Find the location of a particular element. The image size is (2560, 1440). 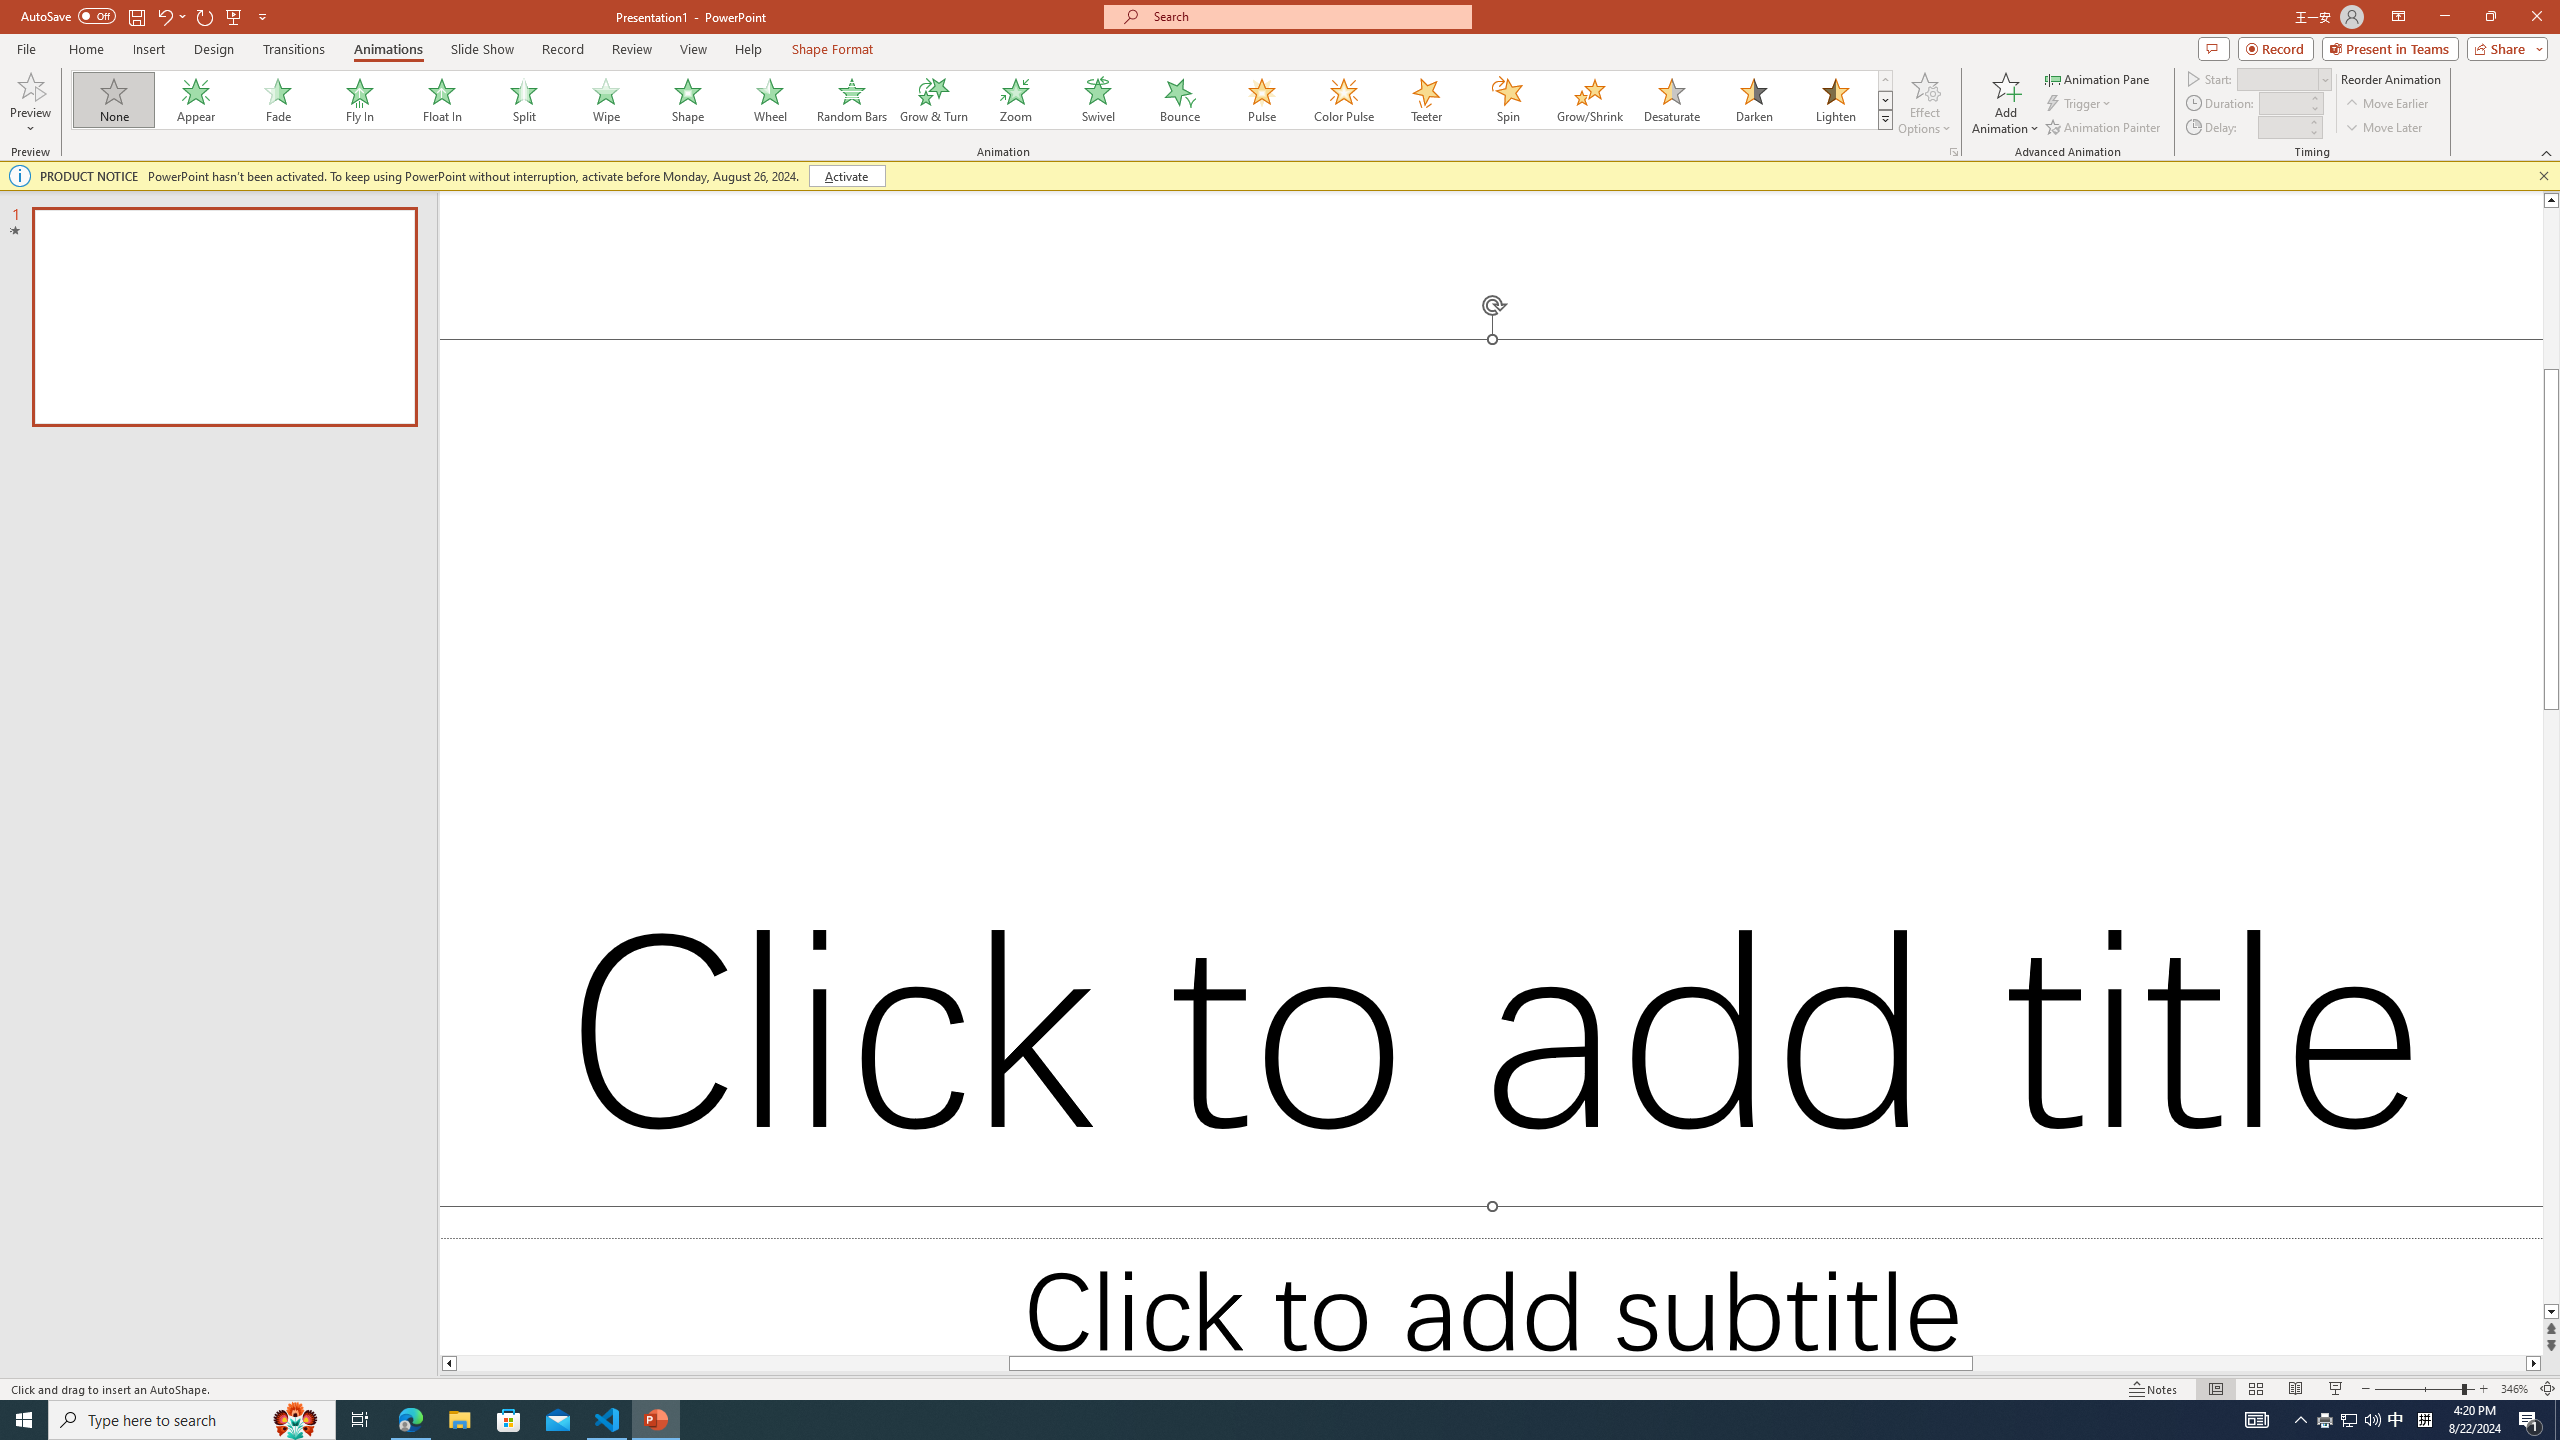

'None' is located at coordinates (114, 99).